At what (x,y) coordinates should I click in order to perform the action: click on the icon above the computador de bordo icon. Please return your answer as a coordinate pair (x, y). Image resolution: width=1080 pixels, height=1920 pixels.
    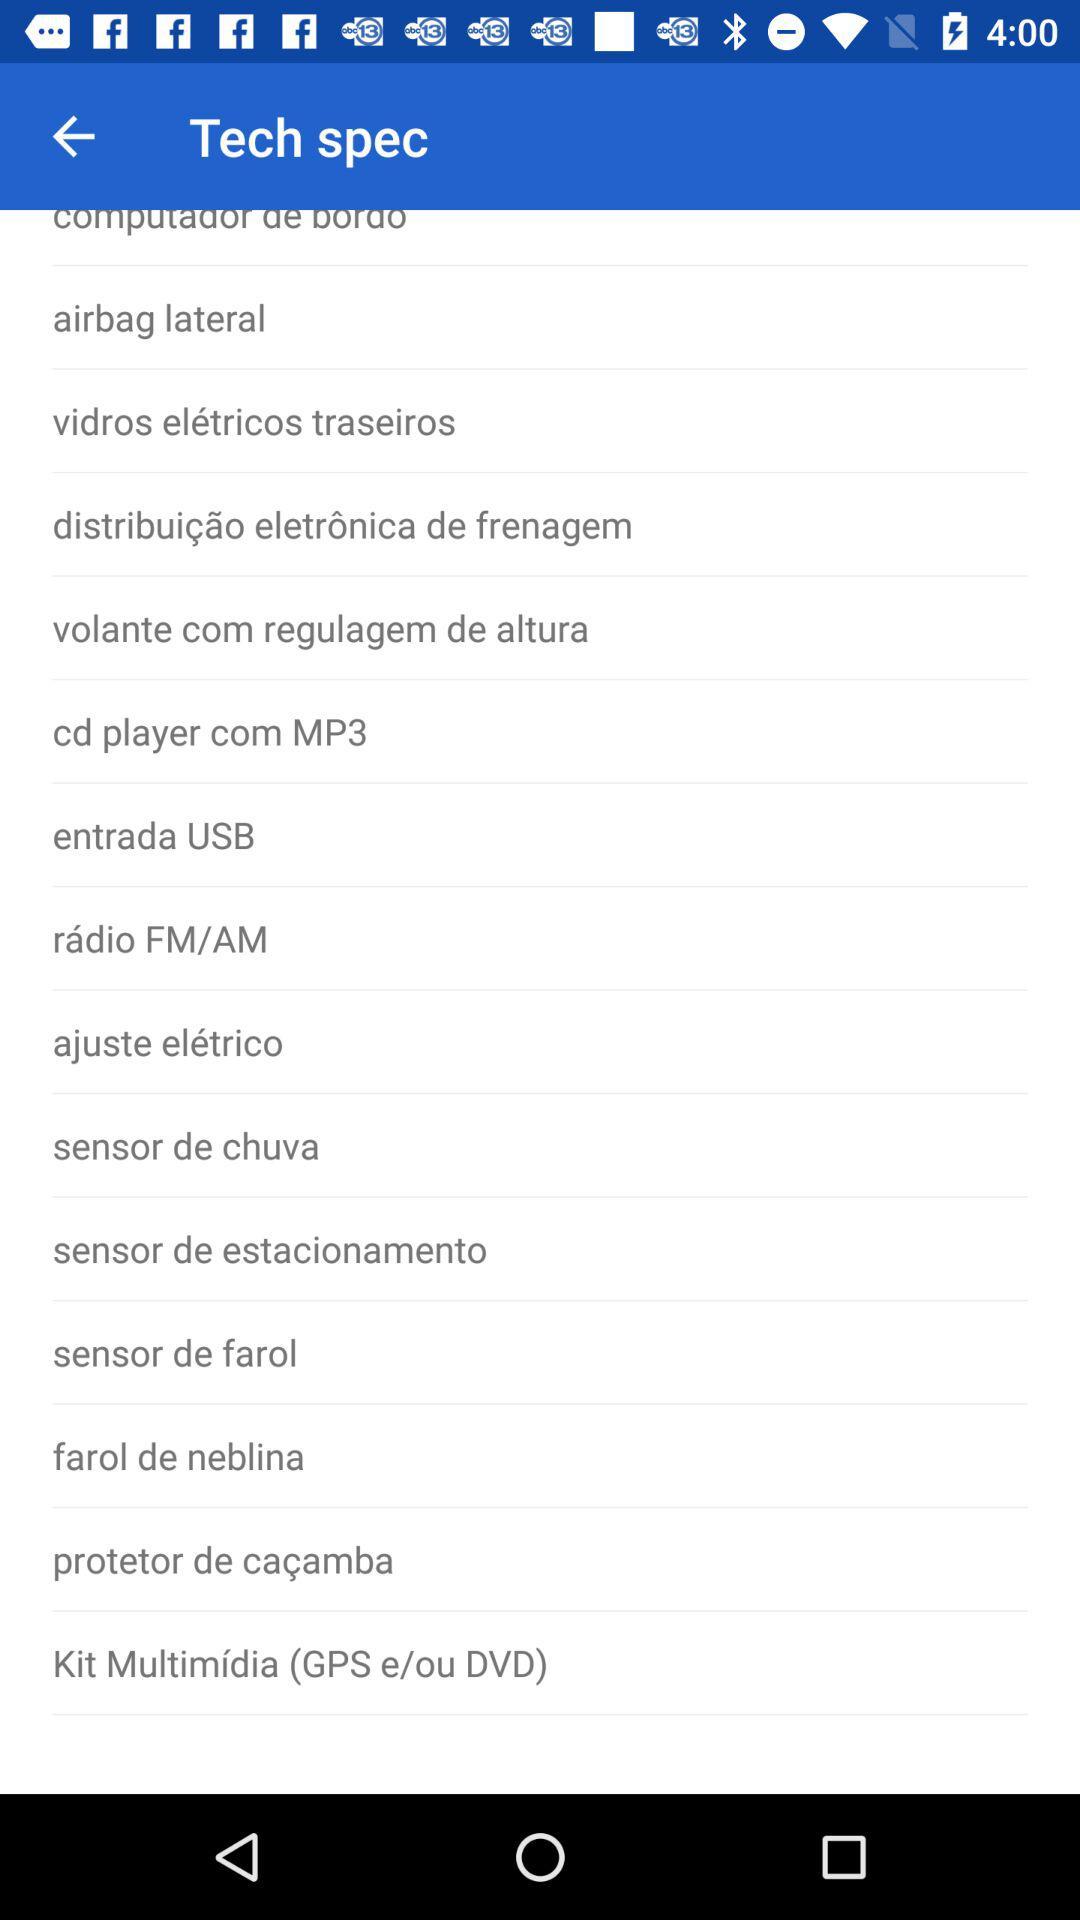
    Looking at the image, I should click on (72, 135).